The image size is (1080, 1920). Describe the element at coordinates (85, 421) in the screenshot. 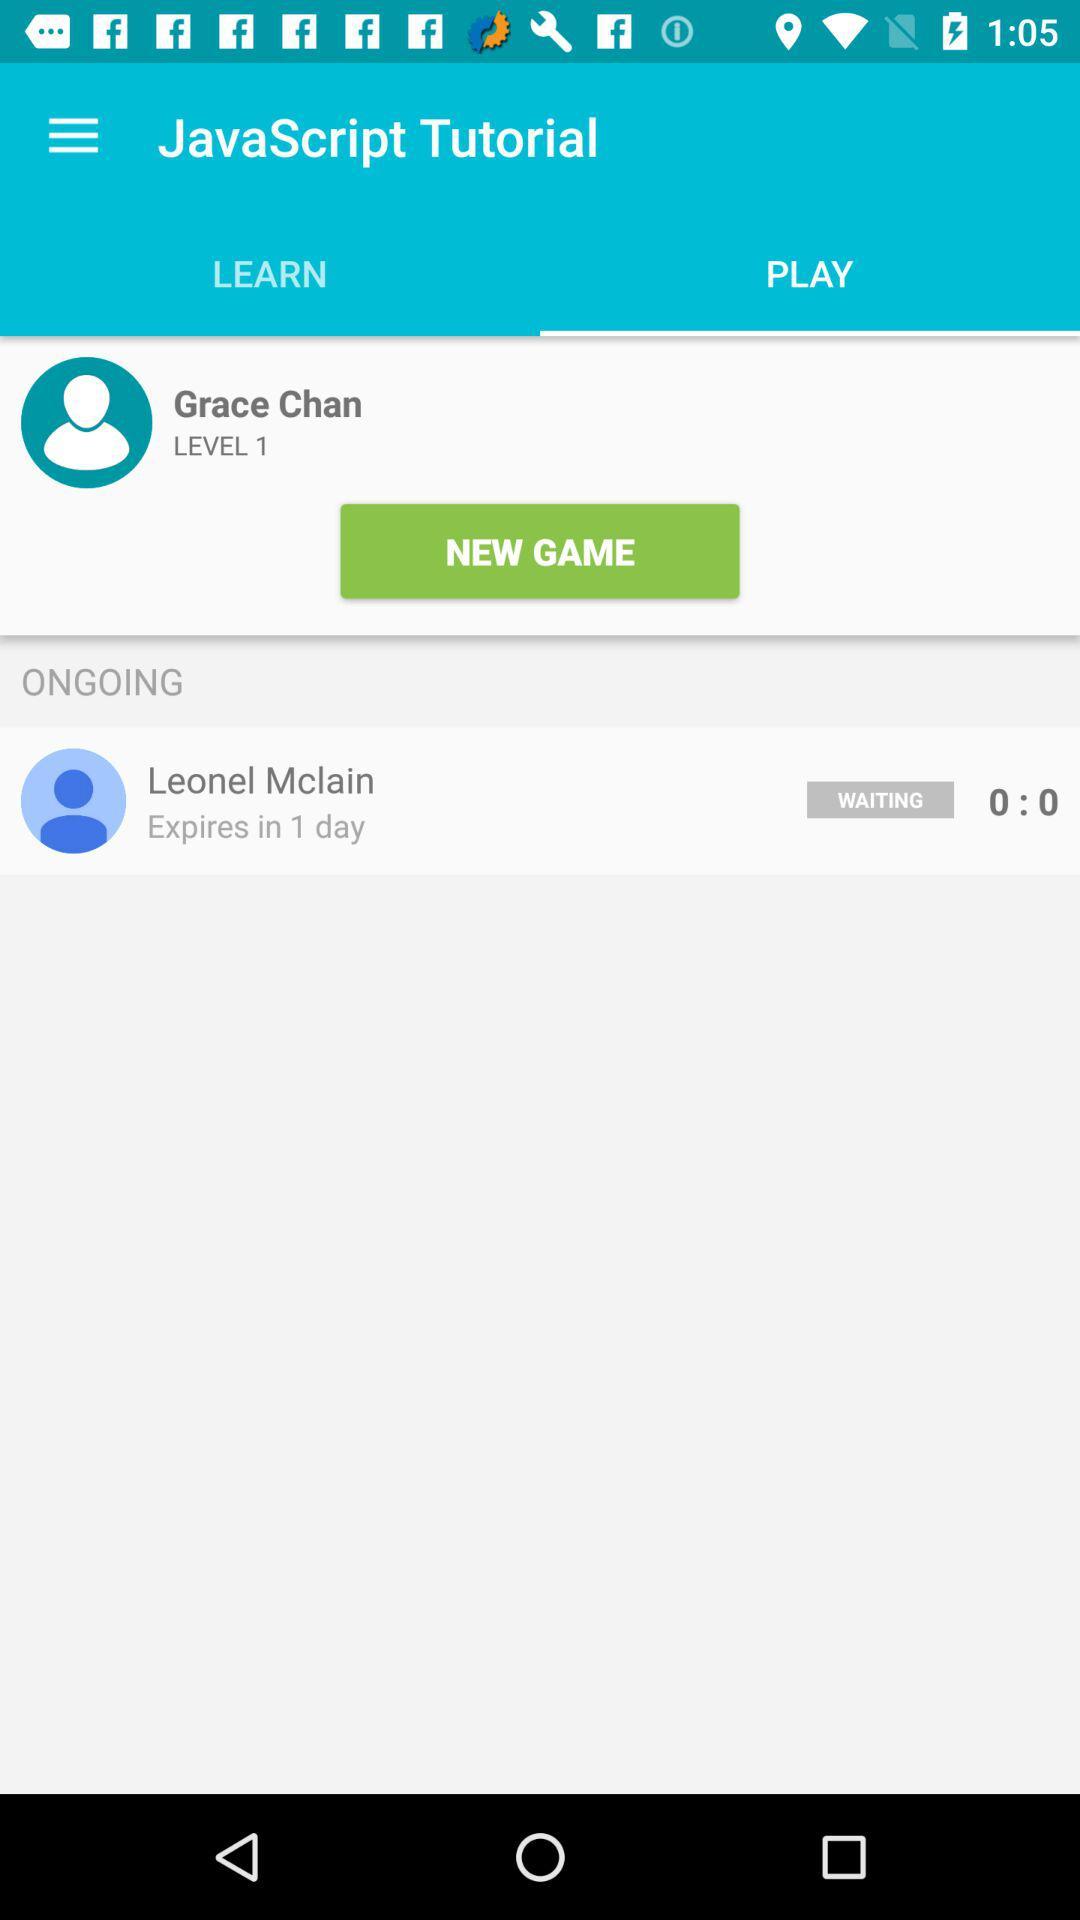

I see `the avatar icon` at that location.